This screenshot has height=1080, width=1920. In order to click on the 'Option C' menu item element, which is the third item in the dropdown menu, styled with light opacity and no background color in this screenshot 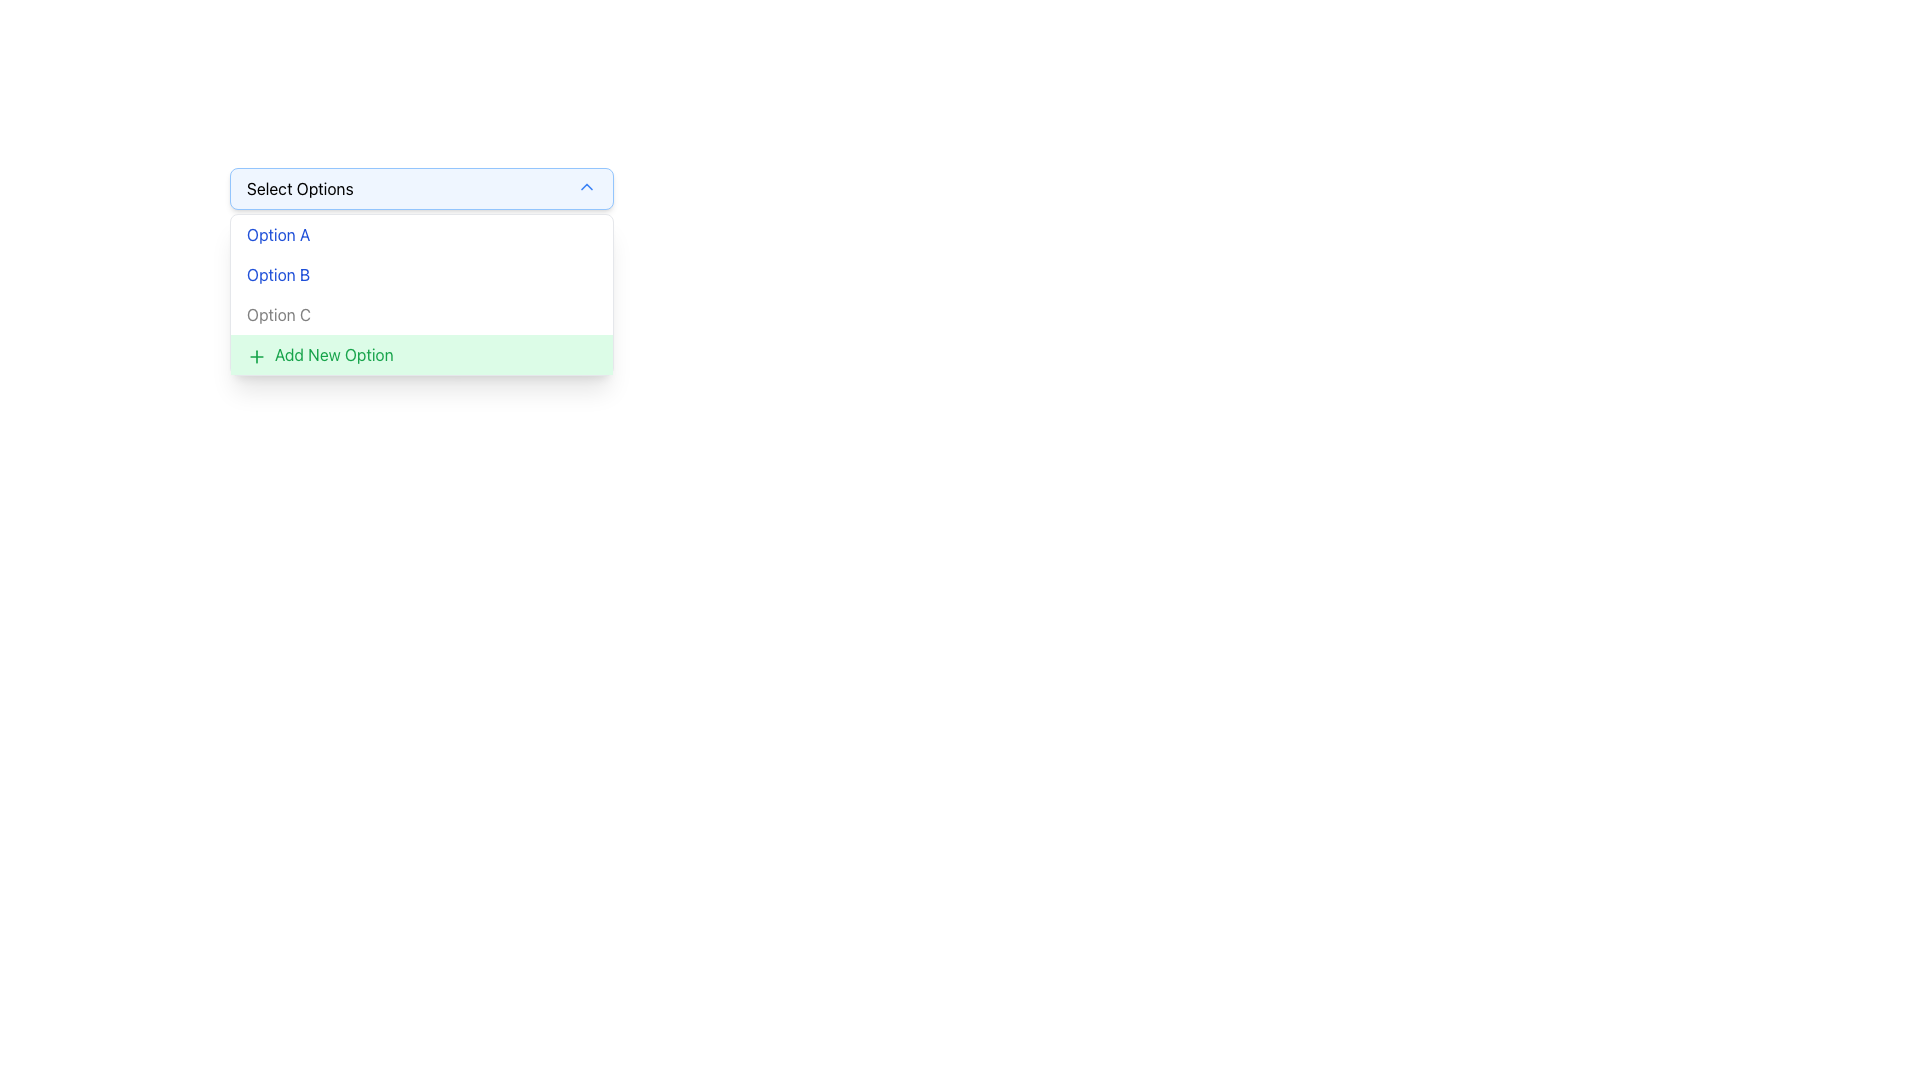, I will do `click(421, 315)`.